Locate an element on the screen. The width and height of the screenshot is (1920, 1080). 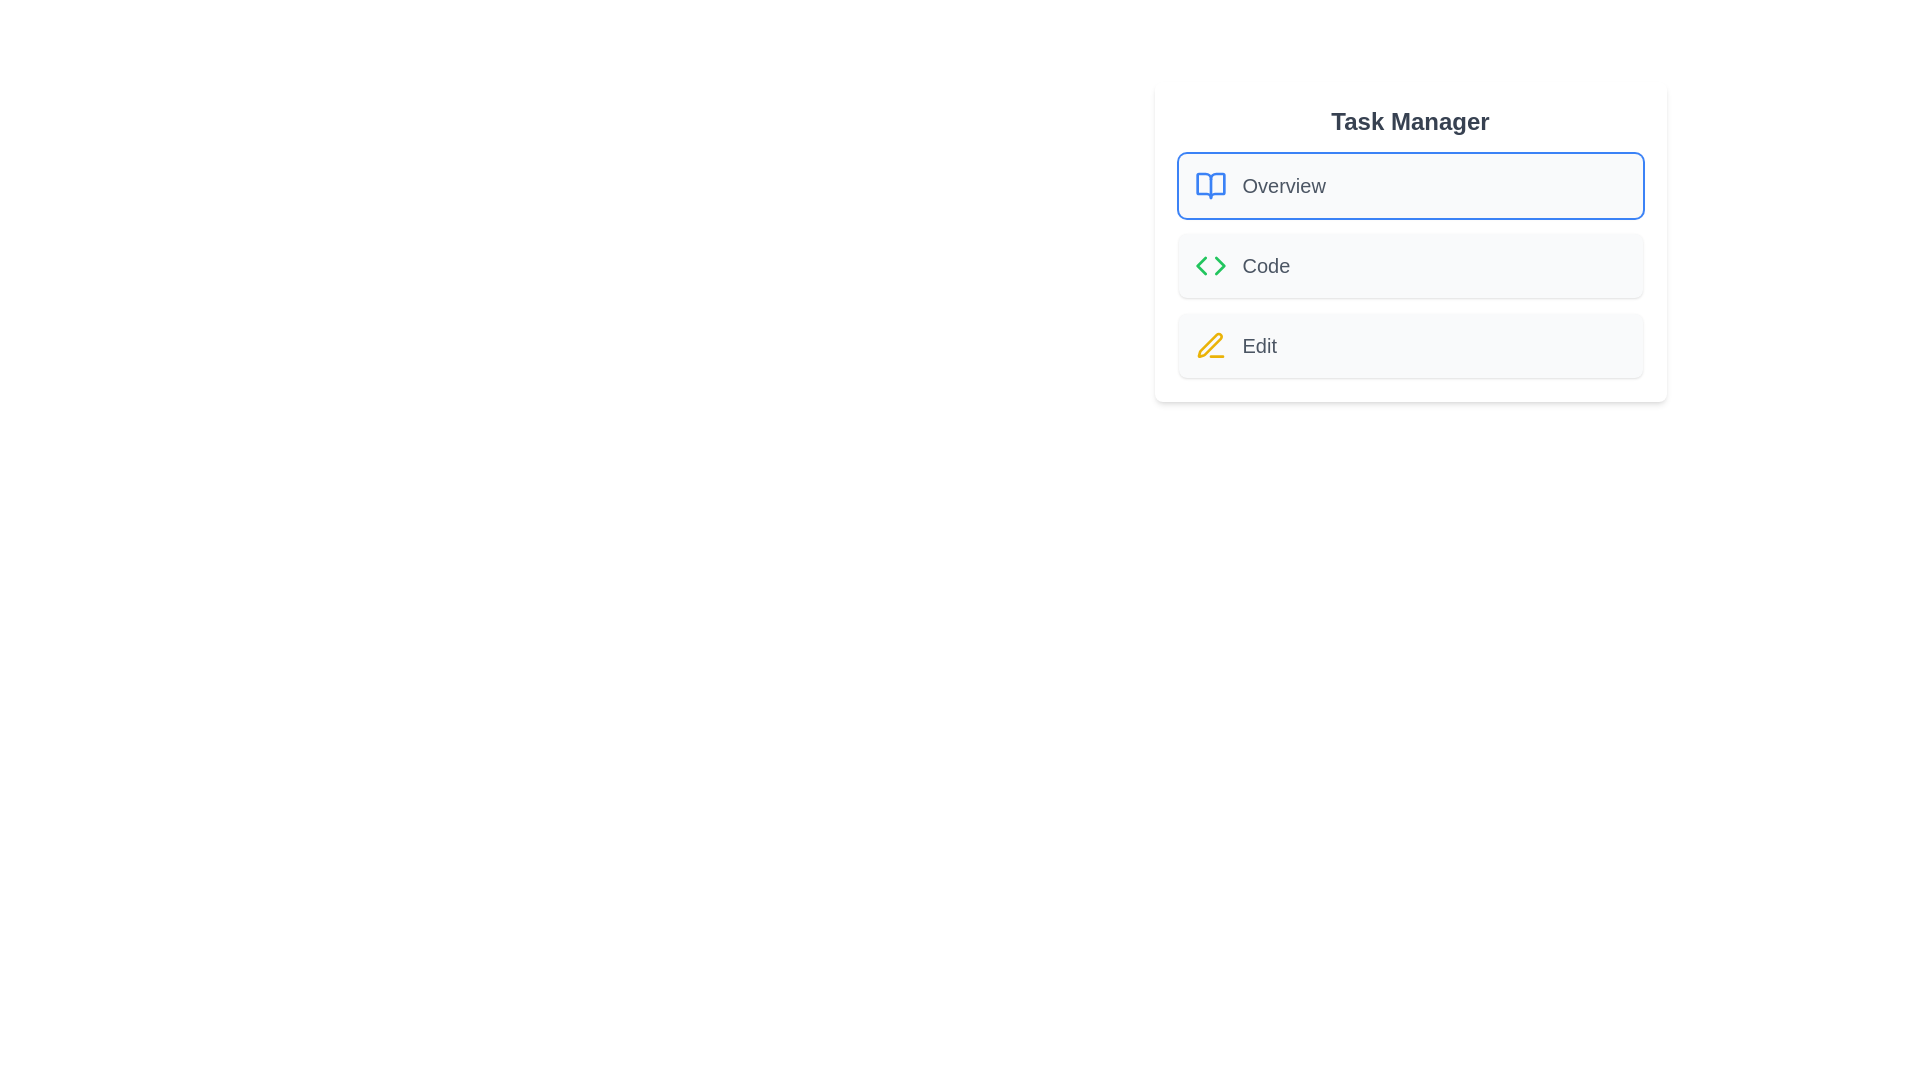
the 'Task Manager' text label, which is displayed in a bold, large dark gray font at the top of a white box is located at coordinates (1409, 122).